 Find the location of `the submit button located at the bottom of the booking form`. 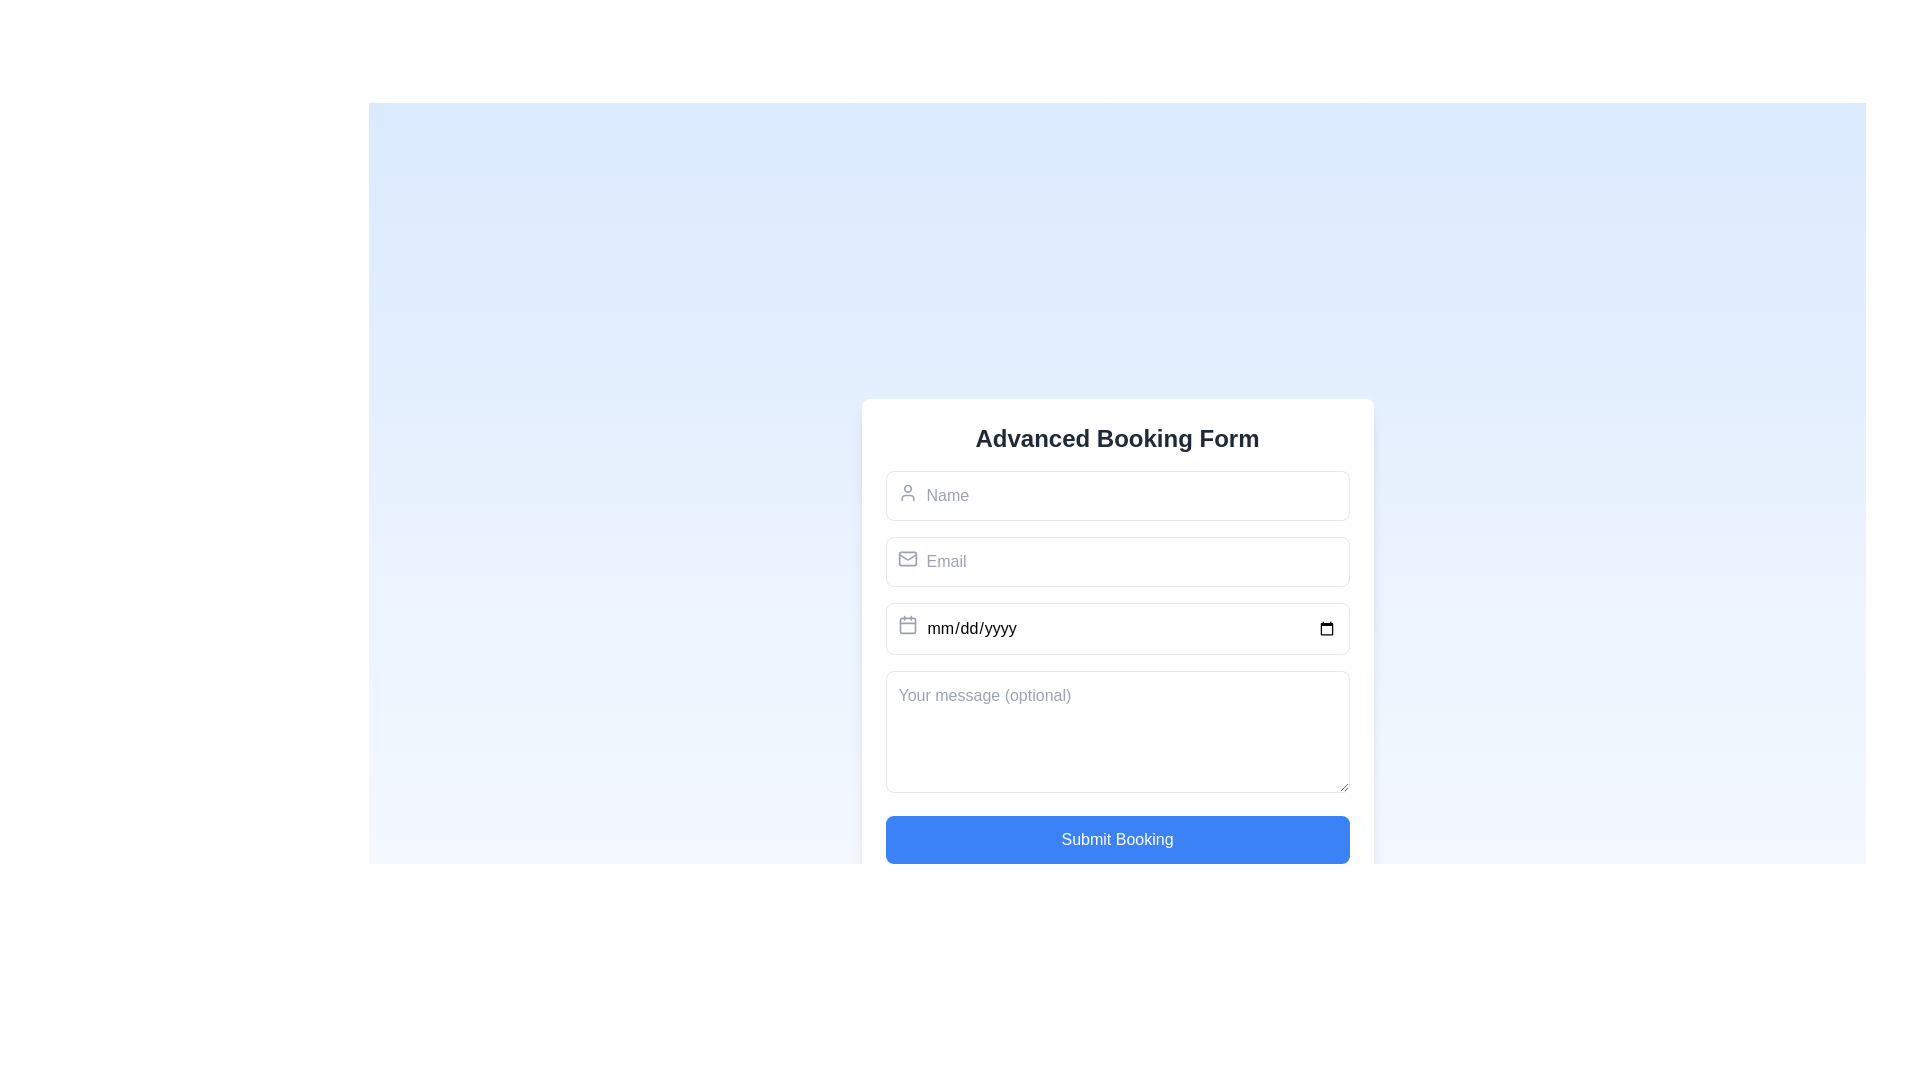

the submit button located at the bottom of the booking form is located at coordinates (1116, 839).